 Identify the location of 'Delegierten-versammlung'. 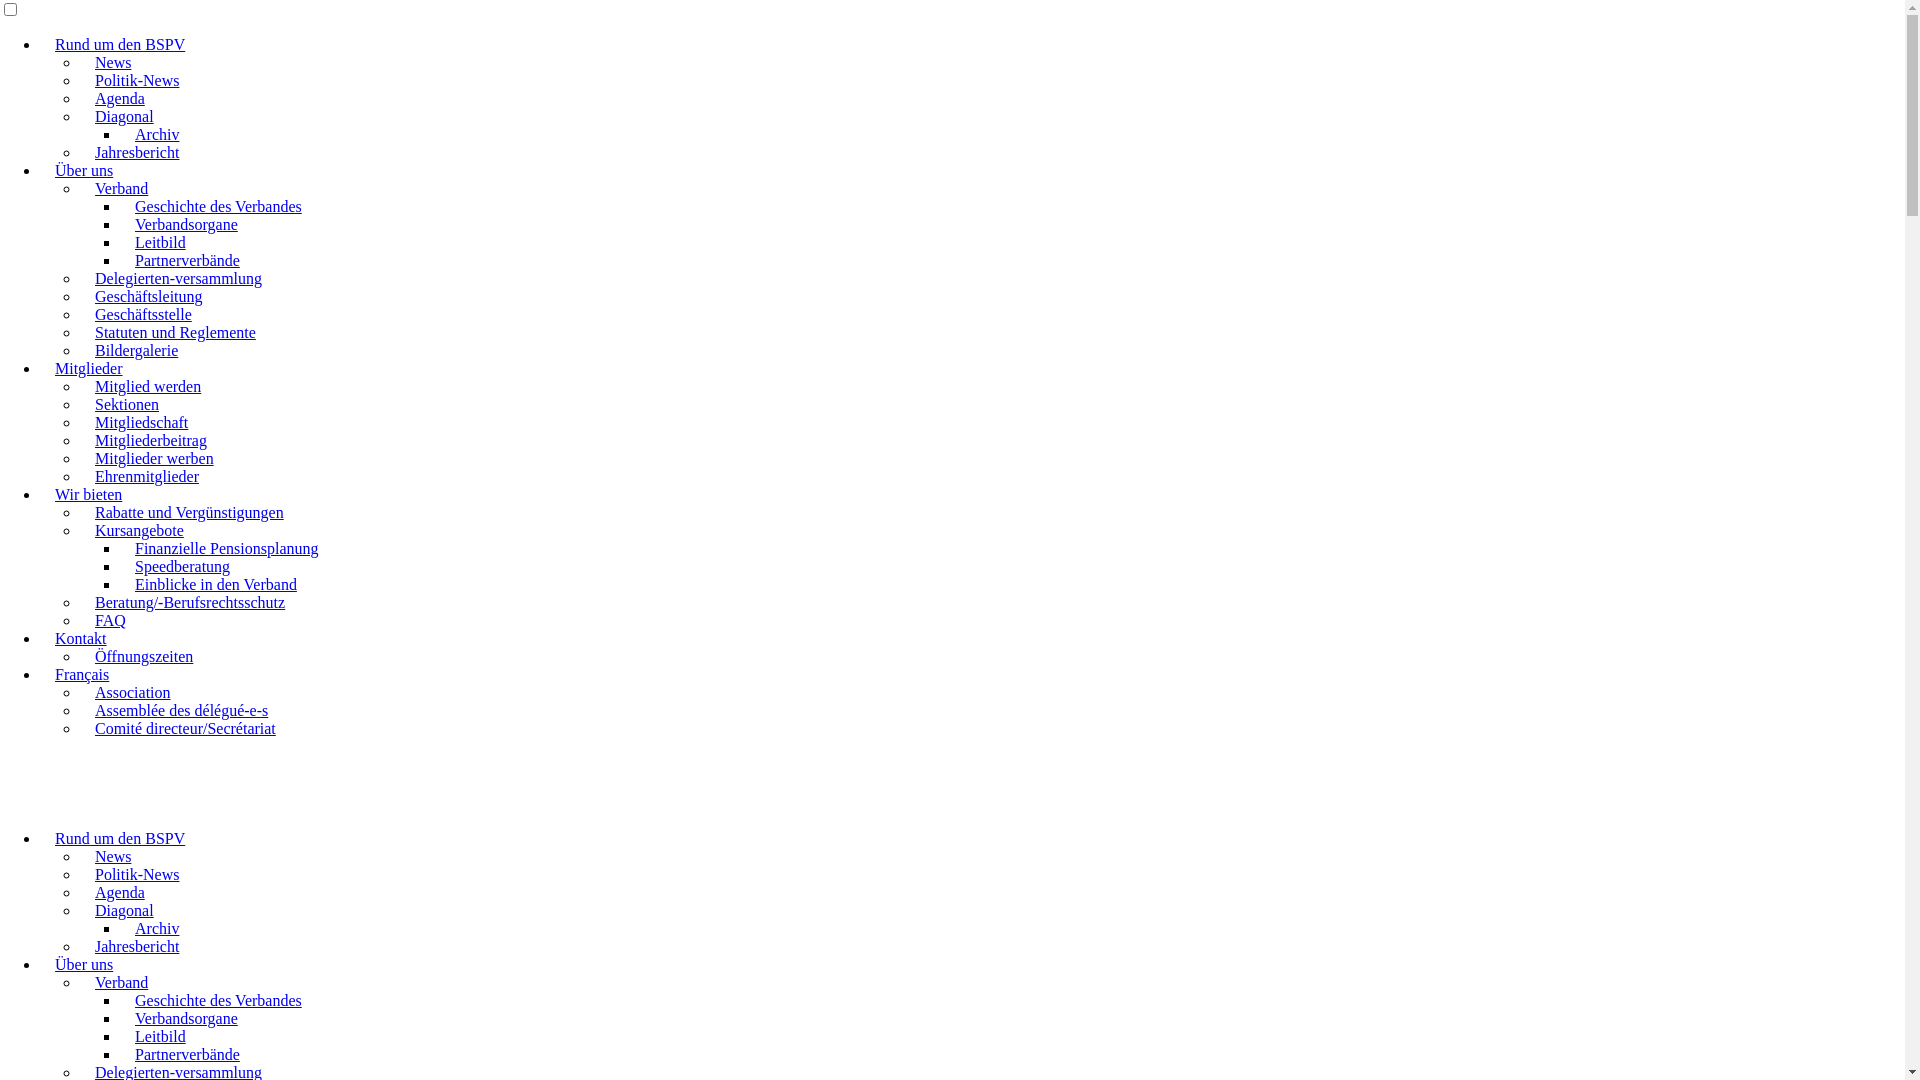
(178, 278).